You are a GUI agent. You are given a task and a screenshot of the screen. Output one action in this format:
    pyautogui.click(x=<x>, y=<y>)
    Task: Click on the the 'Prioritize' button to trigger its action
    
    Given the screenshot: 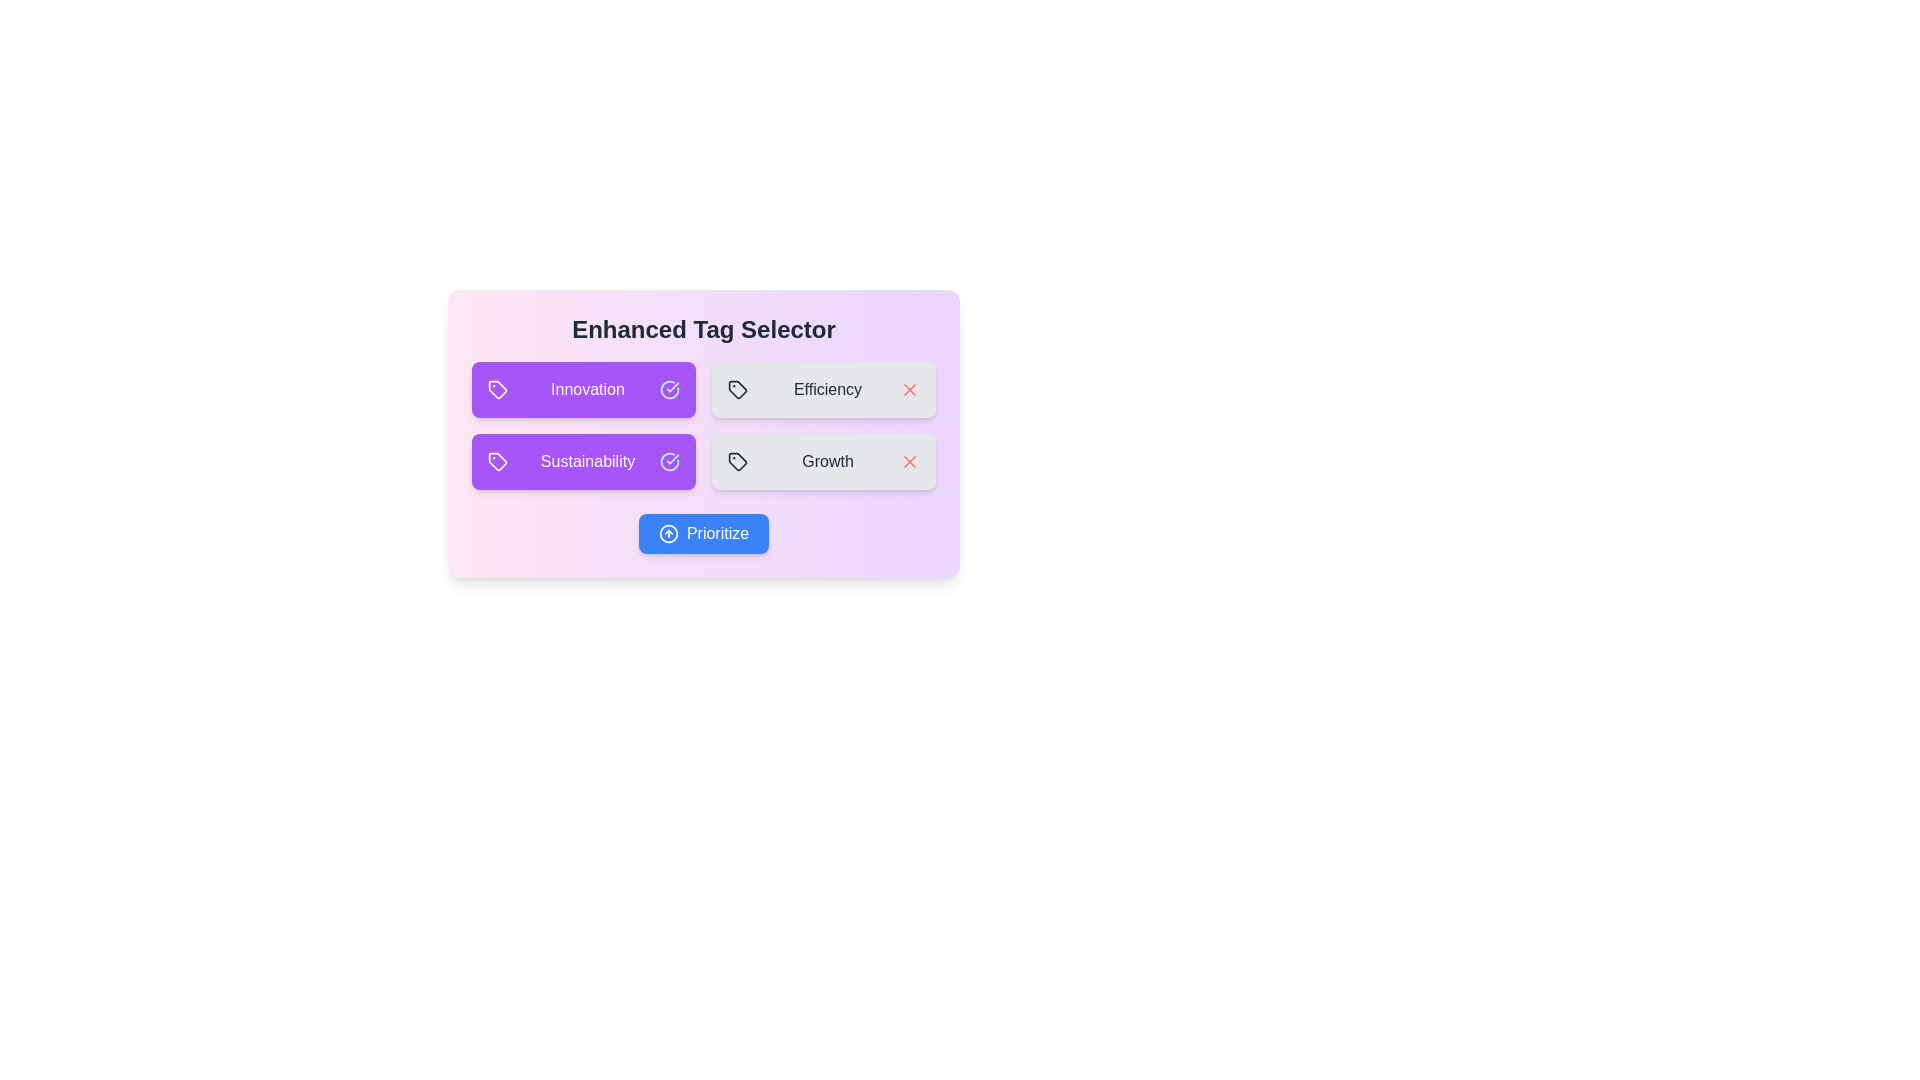 What is the action you would take?
    pyautogui.click(x=704, y=532)
    